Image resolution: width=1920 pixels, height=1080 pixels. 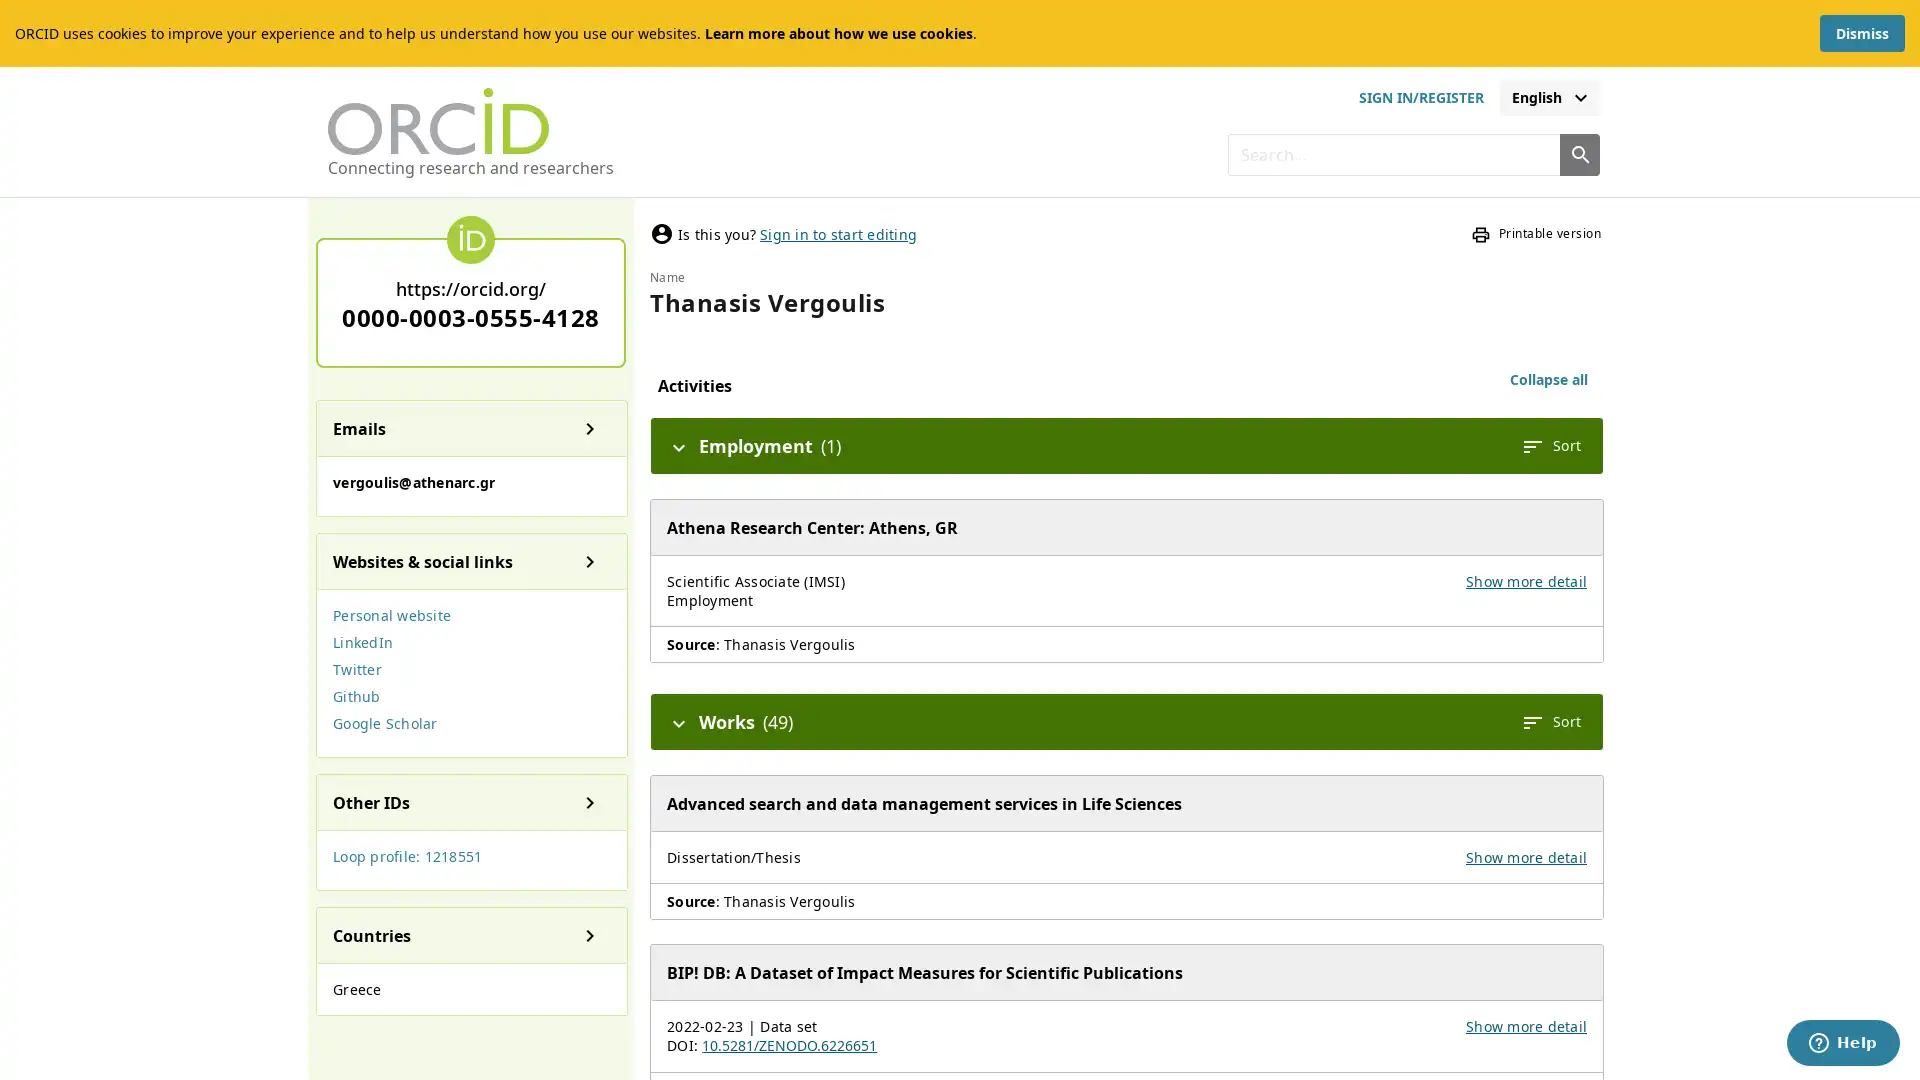 What do you see at coordinates (1525, 856) in the screenshot?
I see `Show more detail` at bounding box center [1525, 856].